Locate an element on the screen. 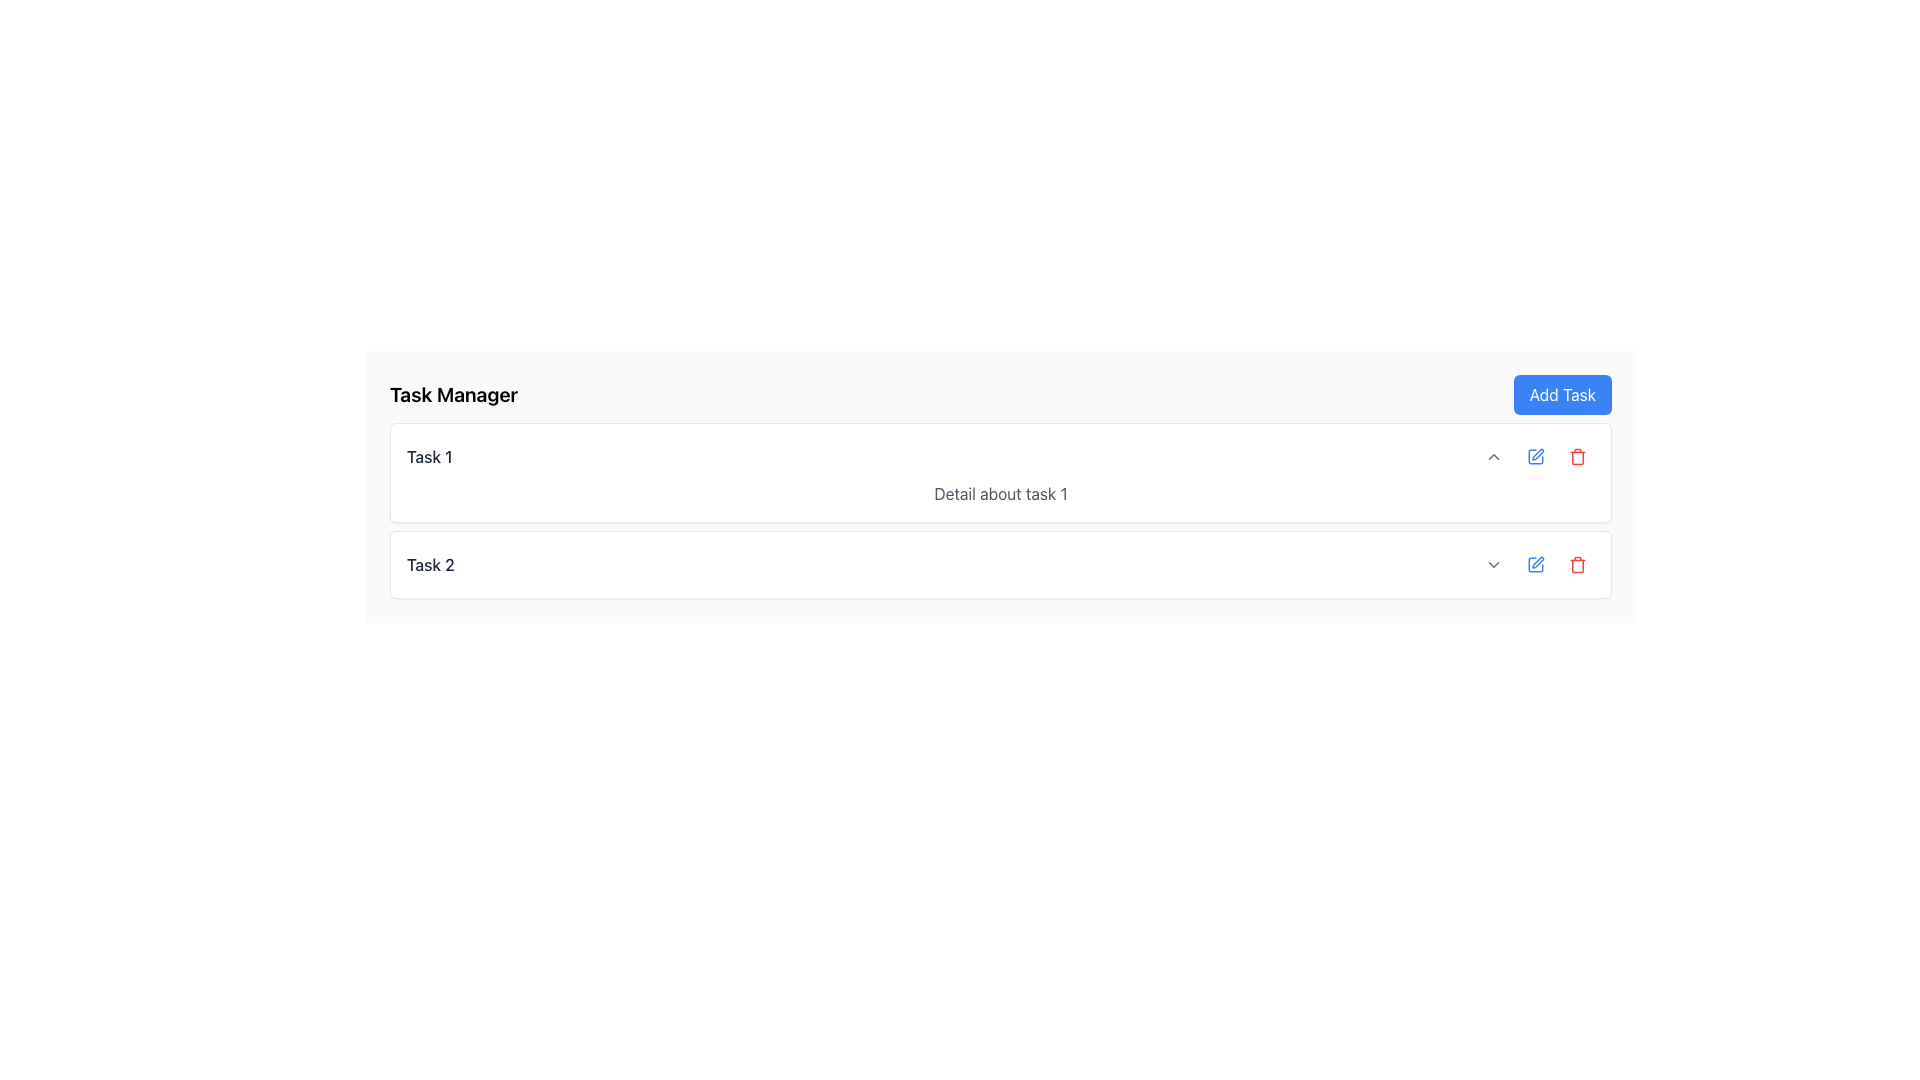 This screenshot has height=1080, width=1920. the small square-shaped button with a pen icon, which signifies an edit action, located to the right of the 'Task 2' entry in the list is located at coordinates (1535, 456).